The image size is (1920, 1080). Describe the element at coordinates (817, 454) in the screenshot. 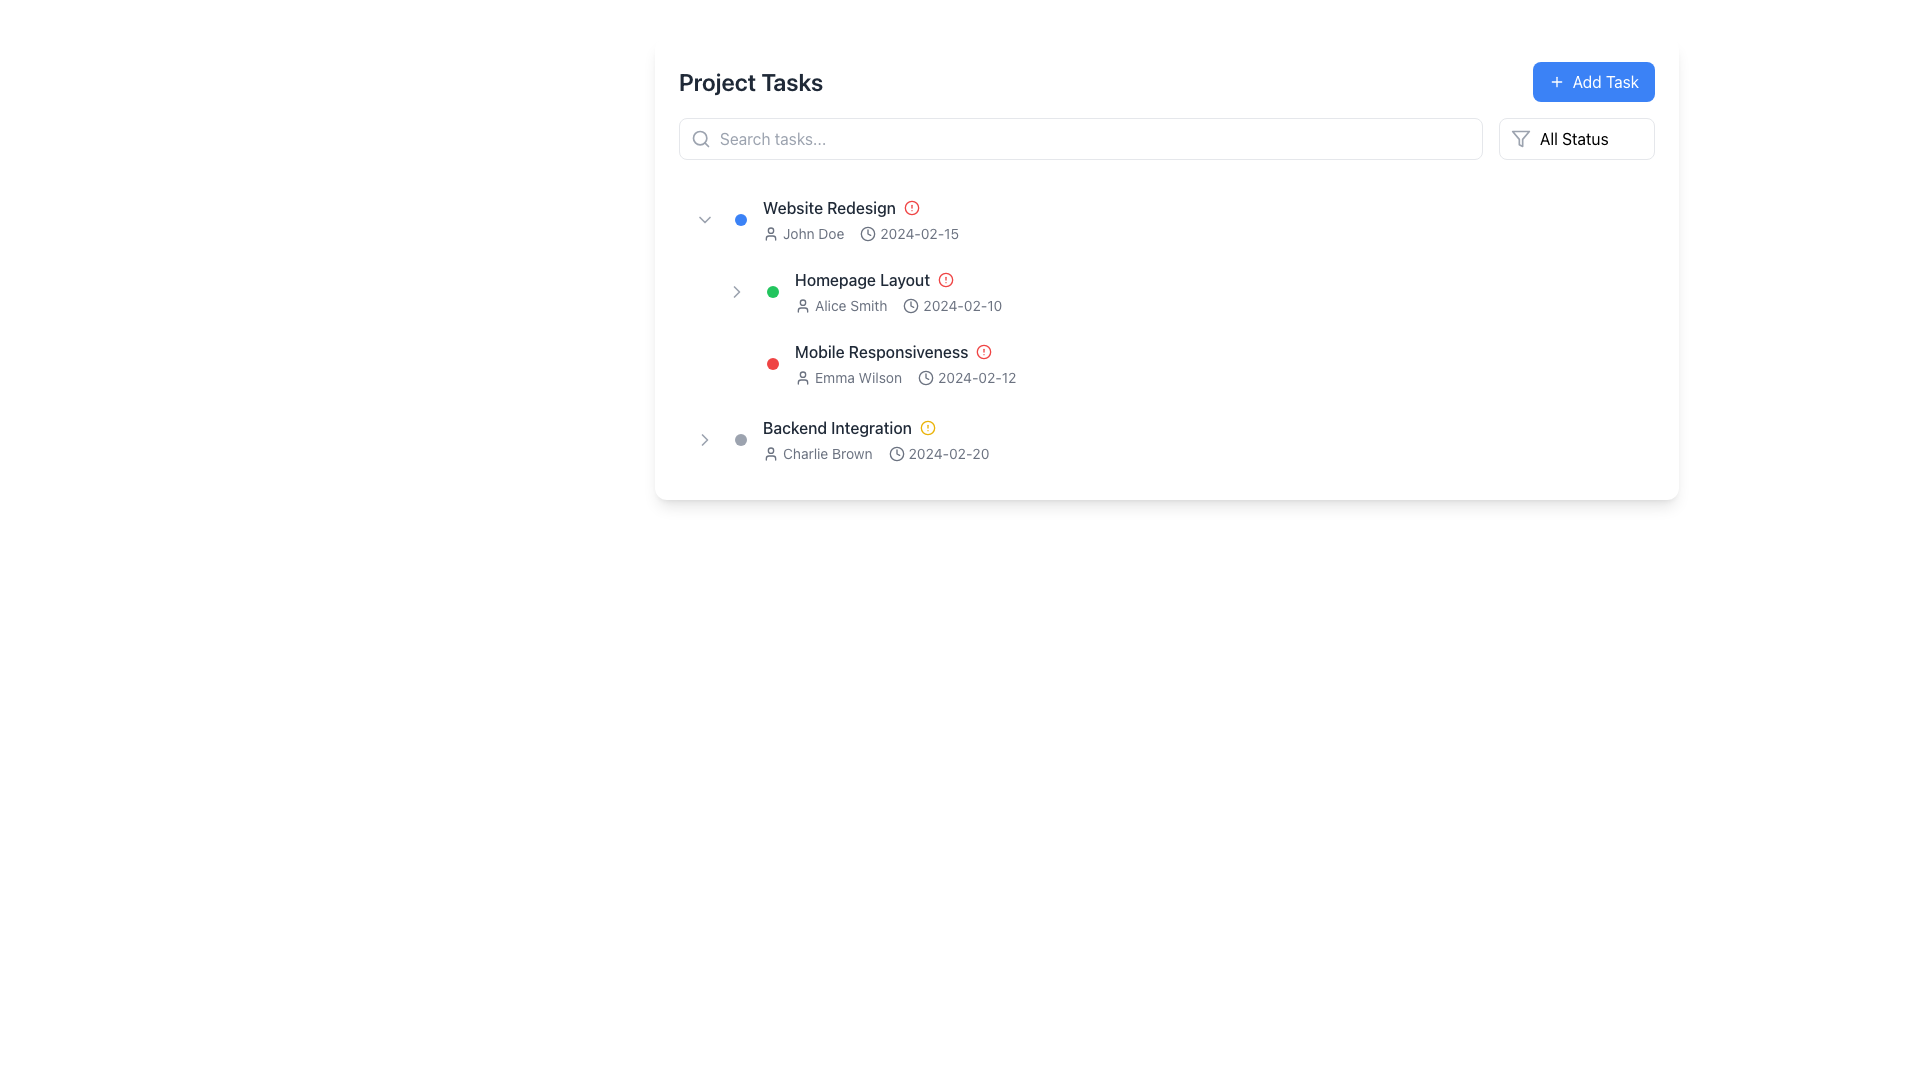

I see `the Label with an icon that displays the user associated with the task under the 'Backend Integration' task` at that location.